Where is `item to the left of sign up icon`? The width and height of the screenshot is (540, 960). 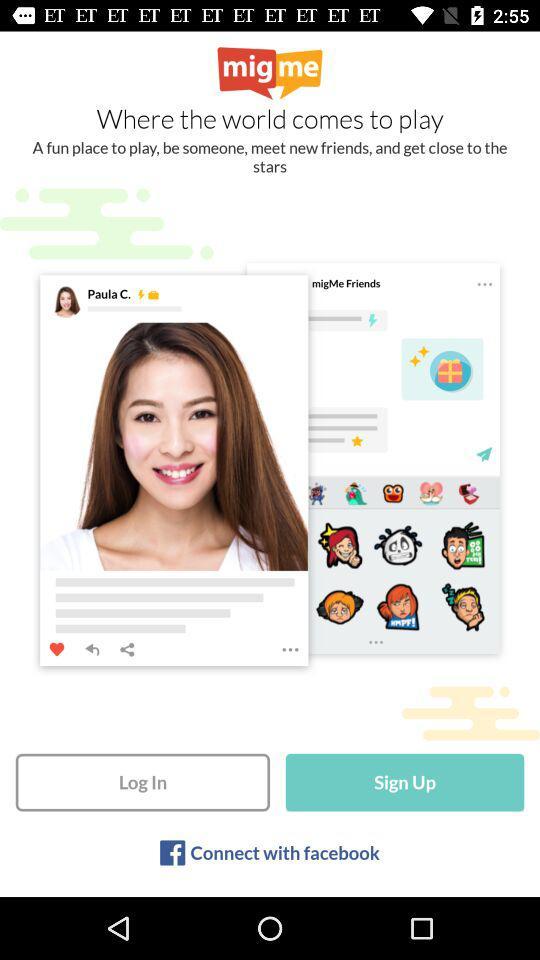 item to the left of sign up icon is located at coordinates (141, 782).